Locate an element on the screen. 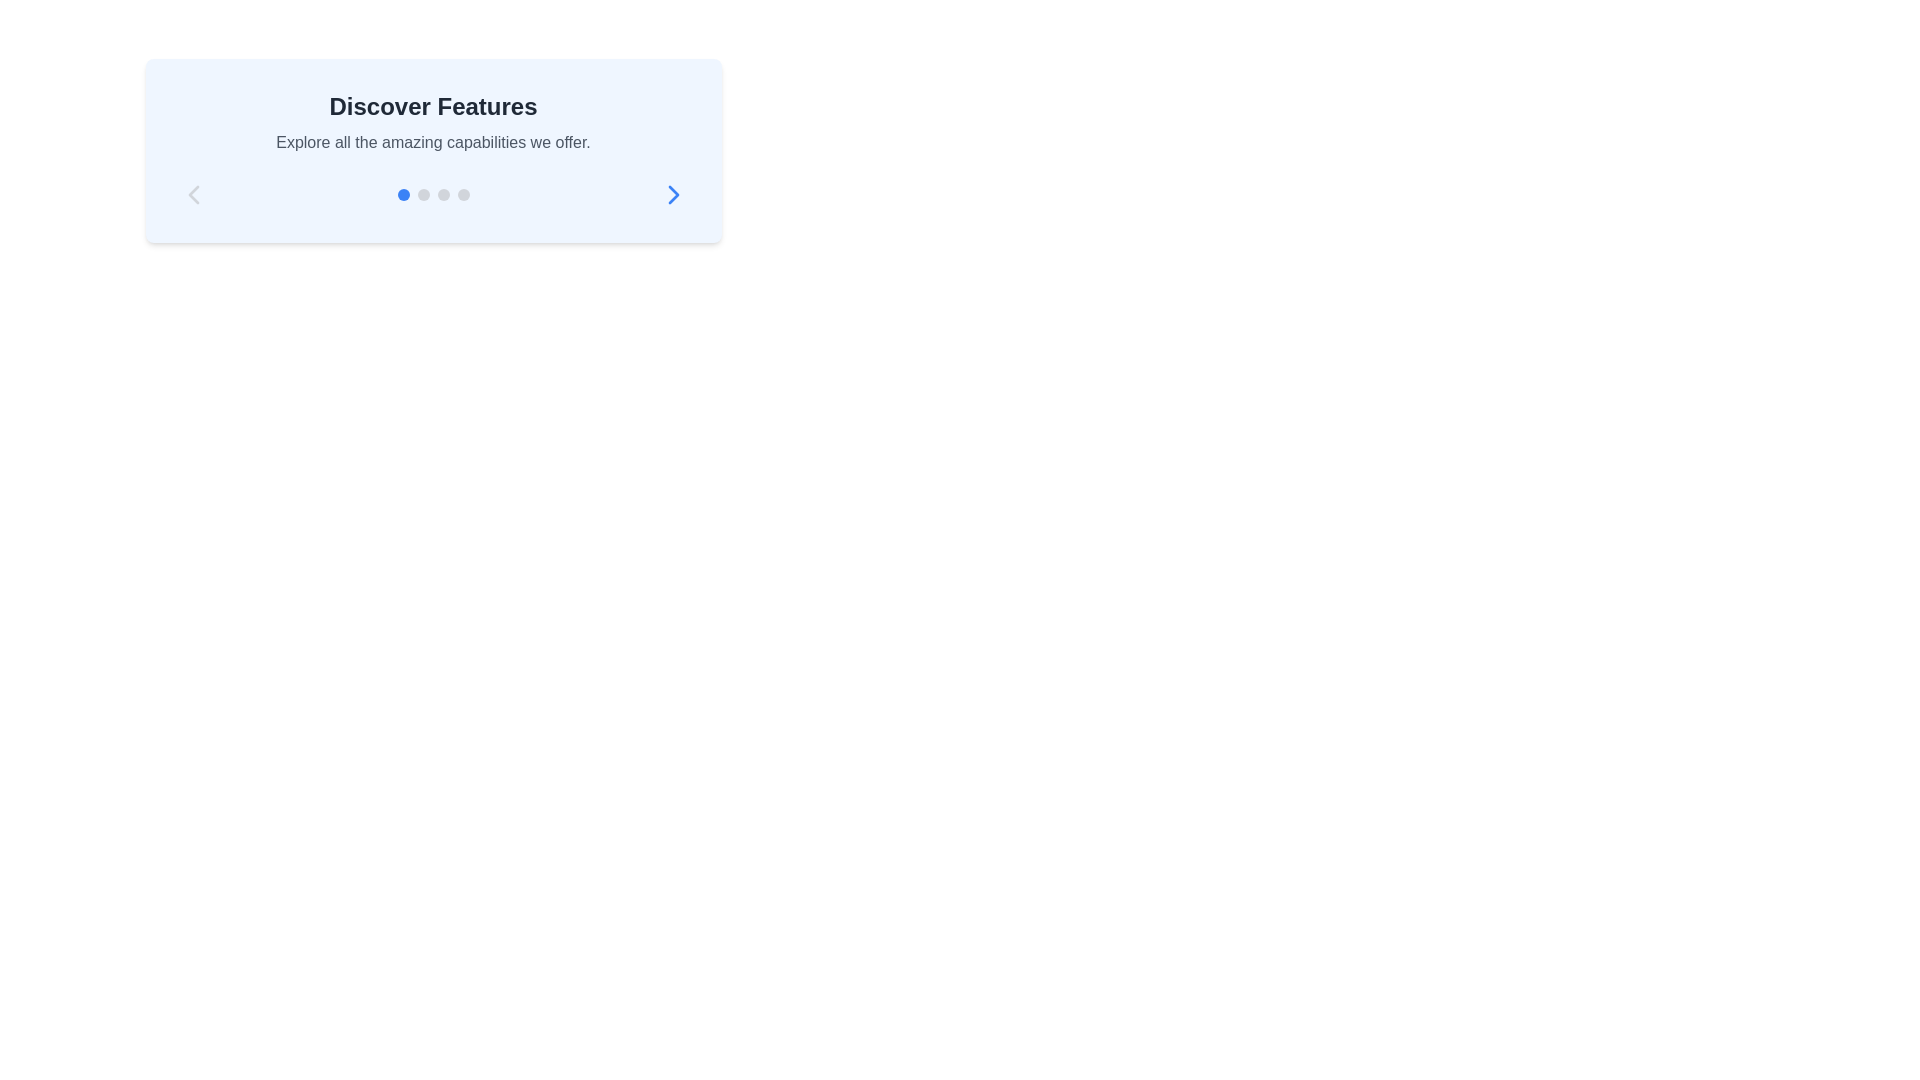  the right-pointing chevron icon styled in vivid blue, which is the last navigation element in the 'Discover Features' card is located at coordinates (673, 195).